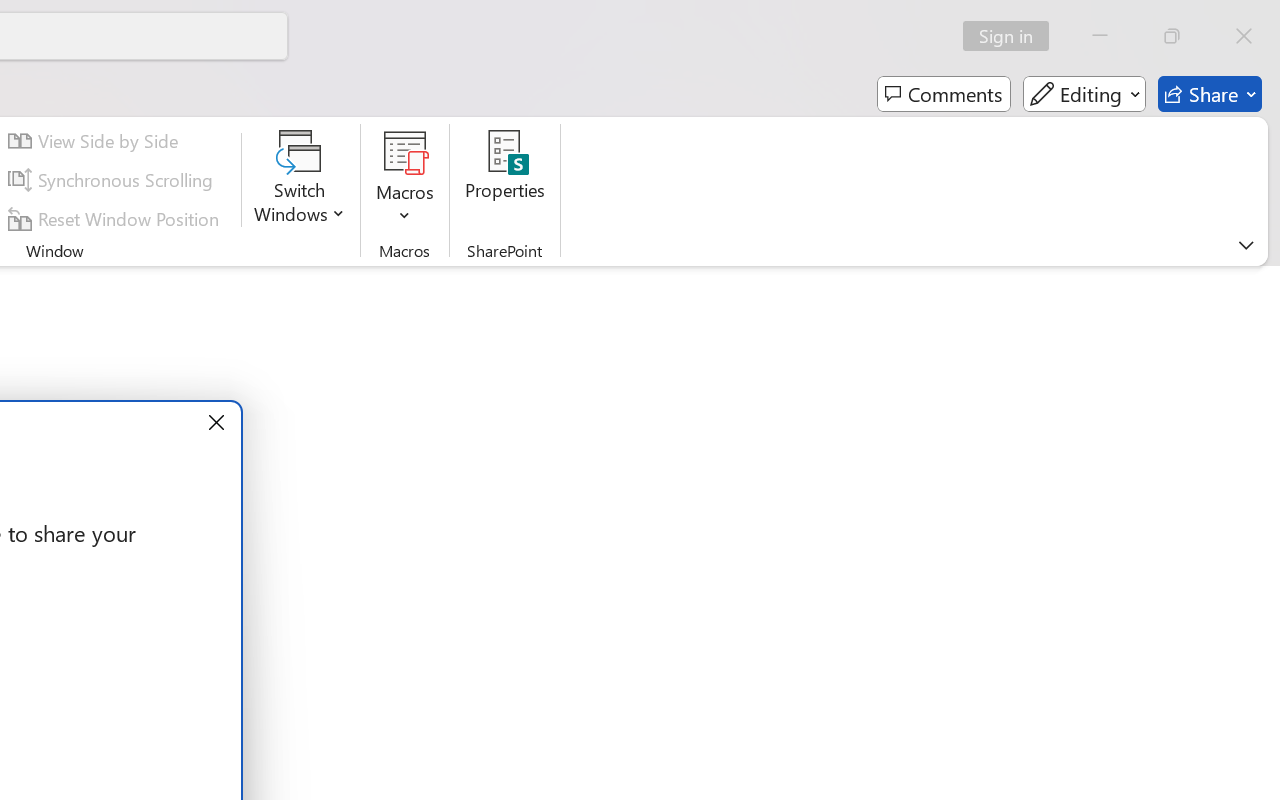  I want to click on 'Macros', so click(404, 179).